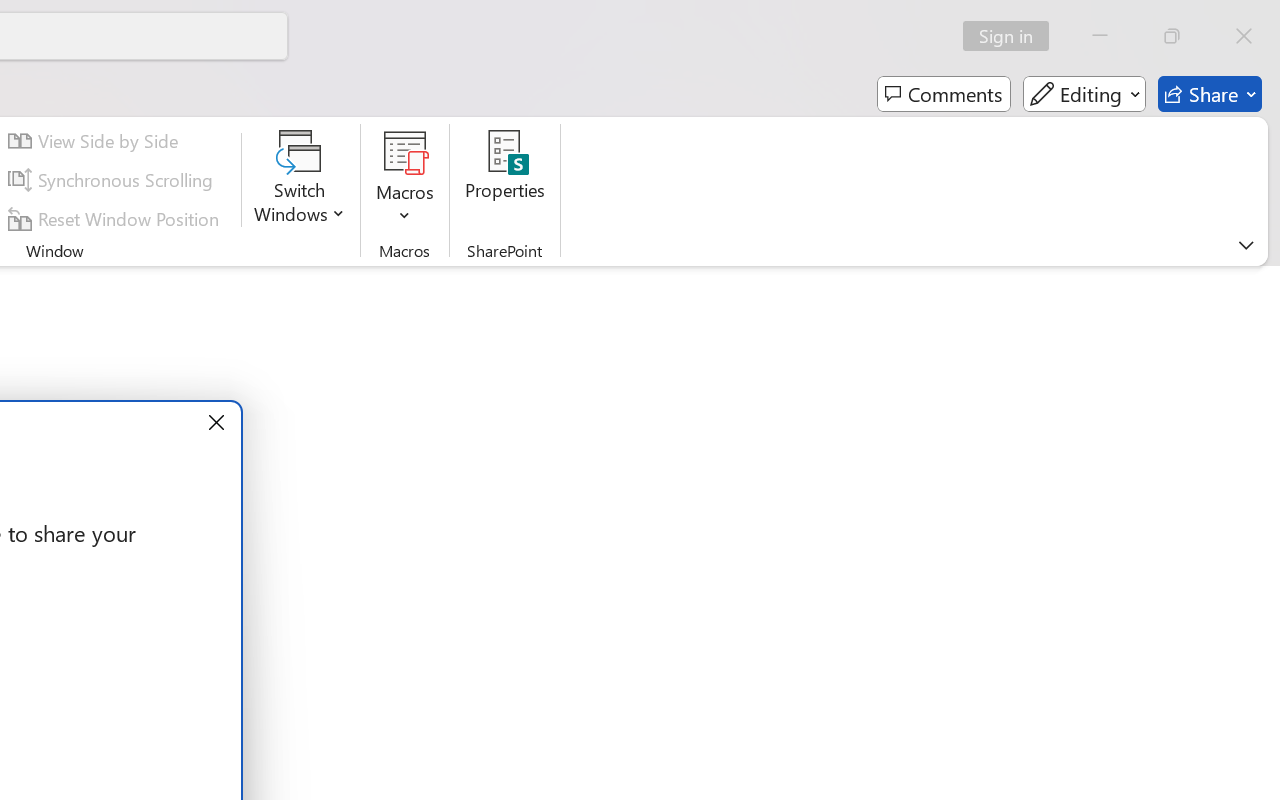  I want to click on 'Macros', so click(404, 179).